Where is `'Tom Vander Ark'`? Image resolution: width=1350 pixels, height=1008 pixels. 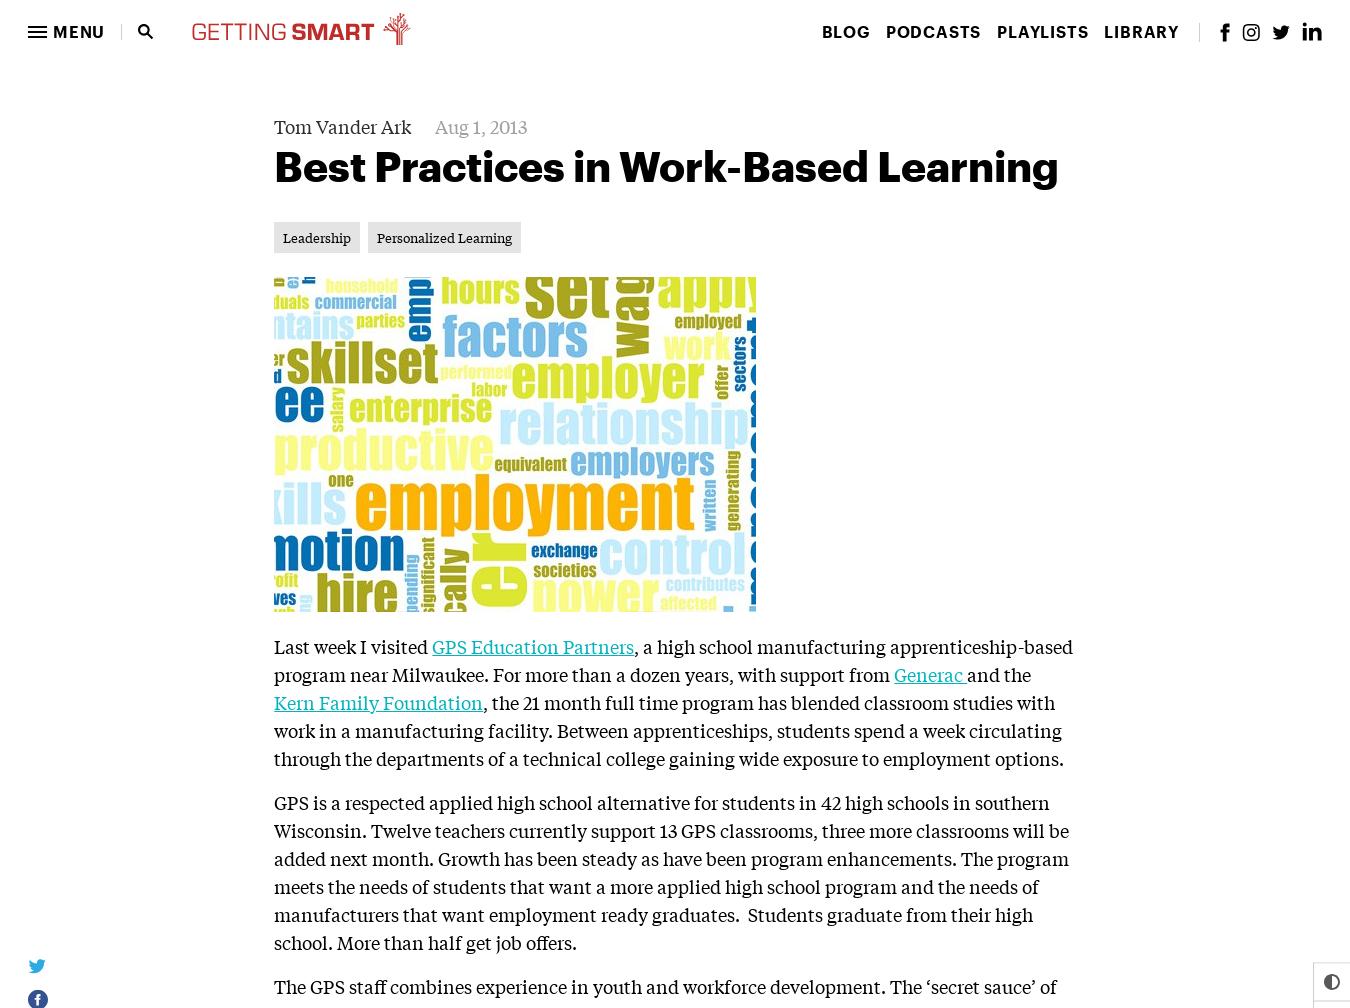 'Tom Vander Ark' is located at coordinates (342, 126).